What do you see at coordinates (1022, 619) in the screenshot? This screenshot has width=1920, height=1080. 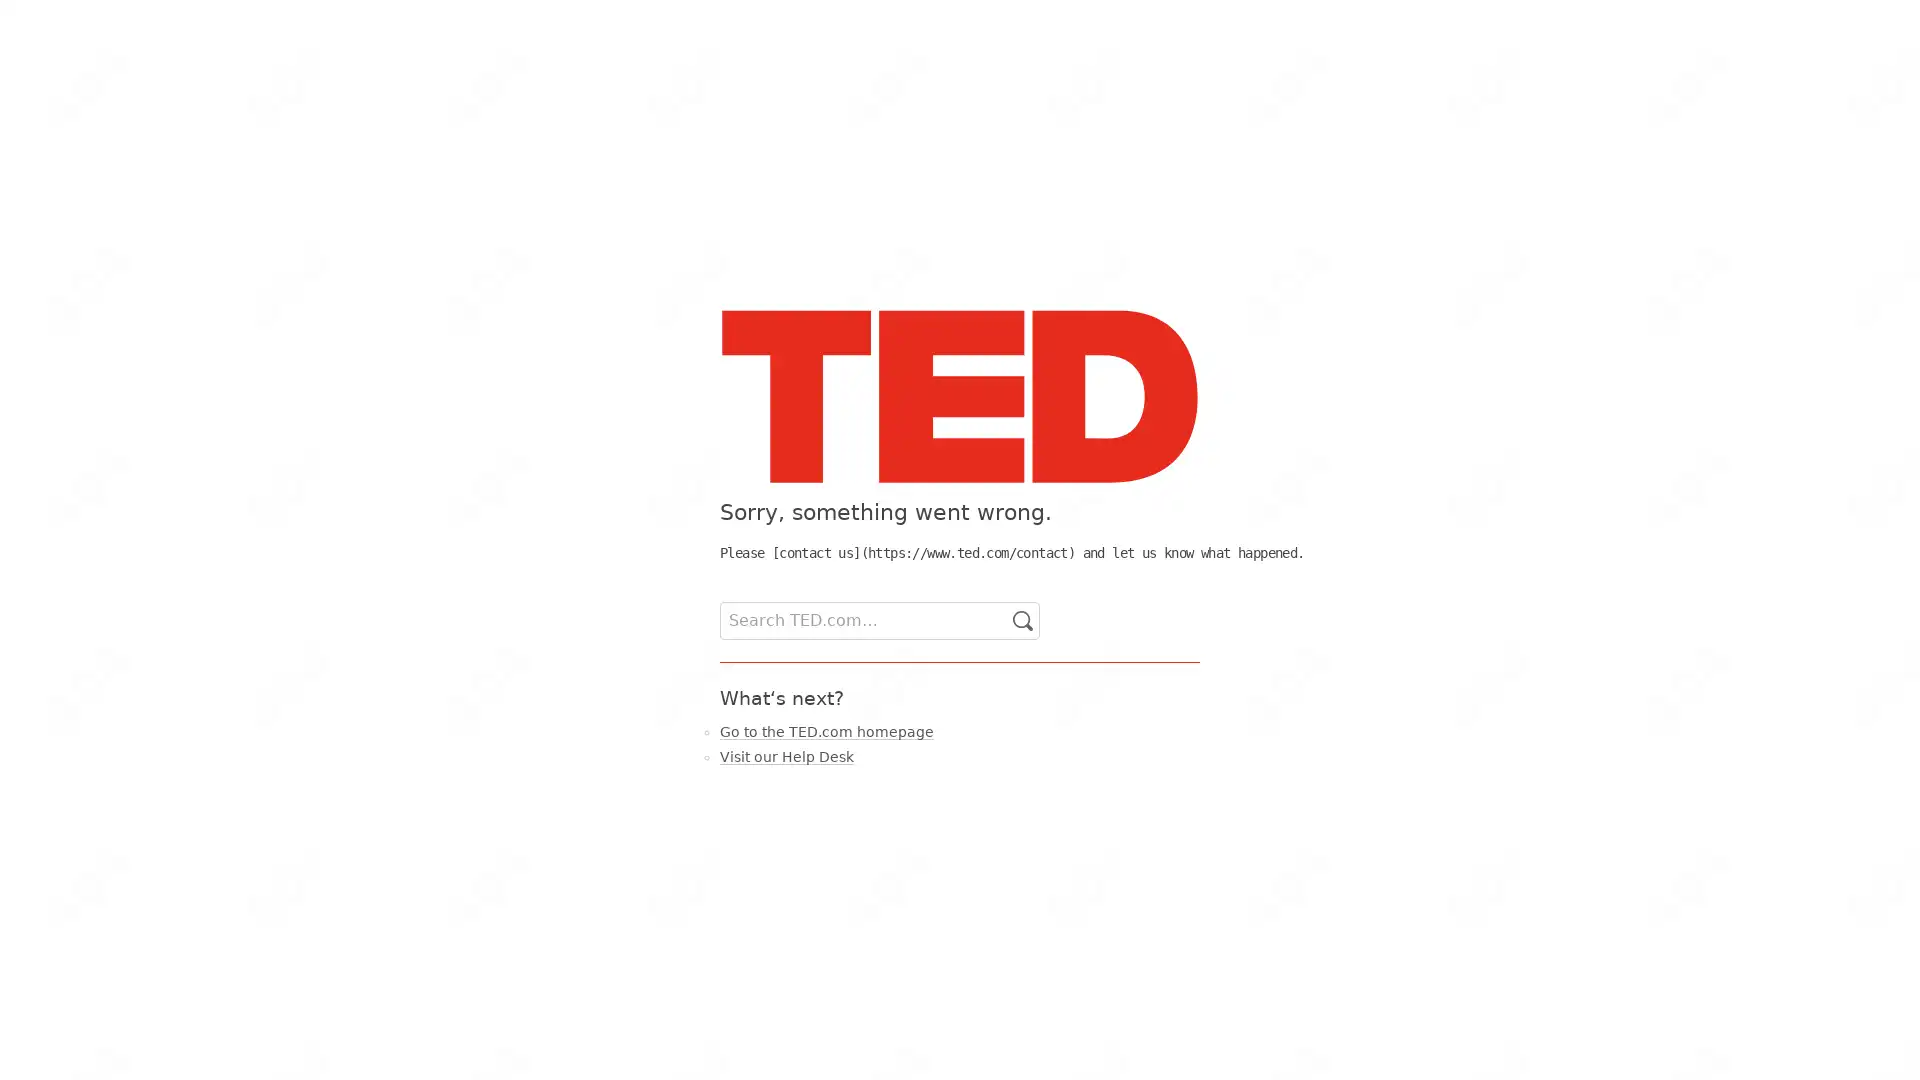 I see `Go` at bounding box center [1022, 619].